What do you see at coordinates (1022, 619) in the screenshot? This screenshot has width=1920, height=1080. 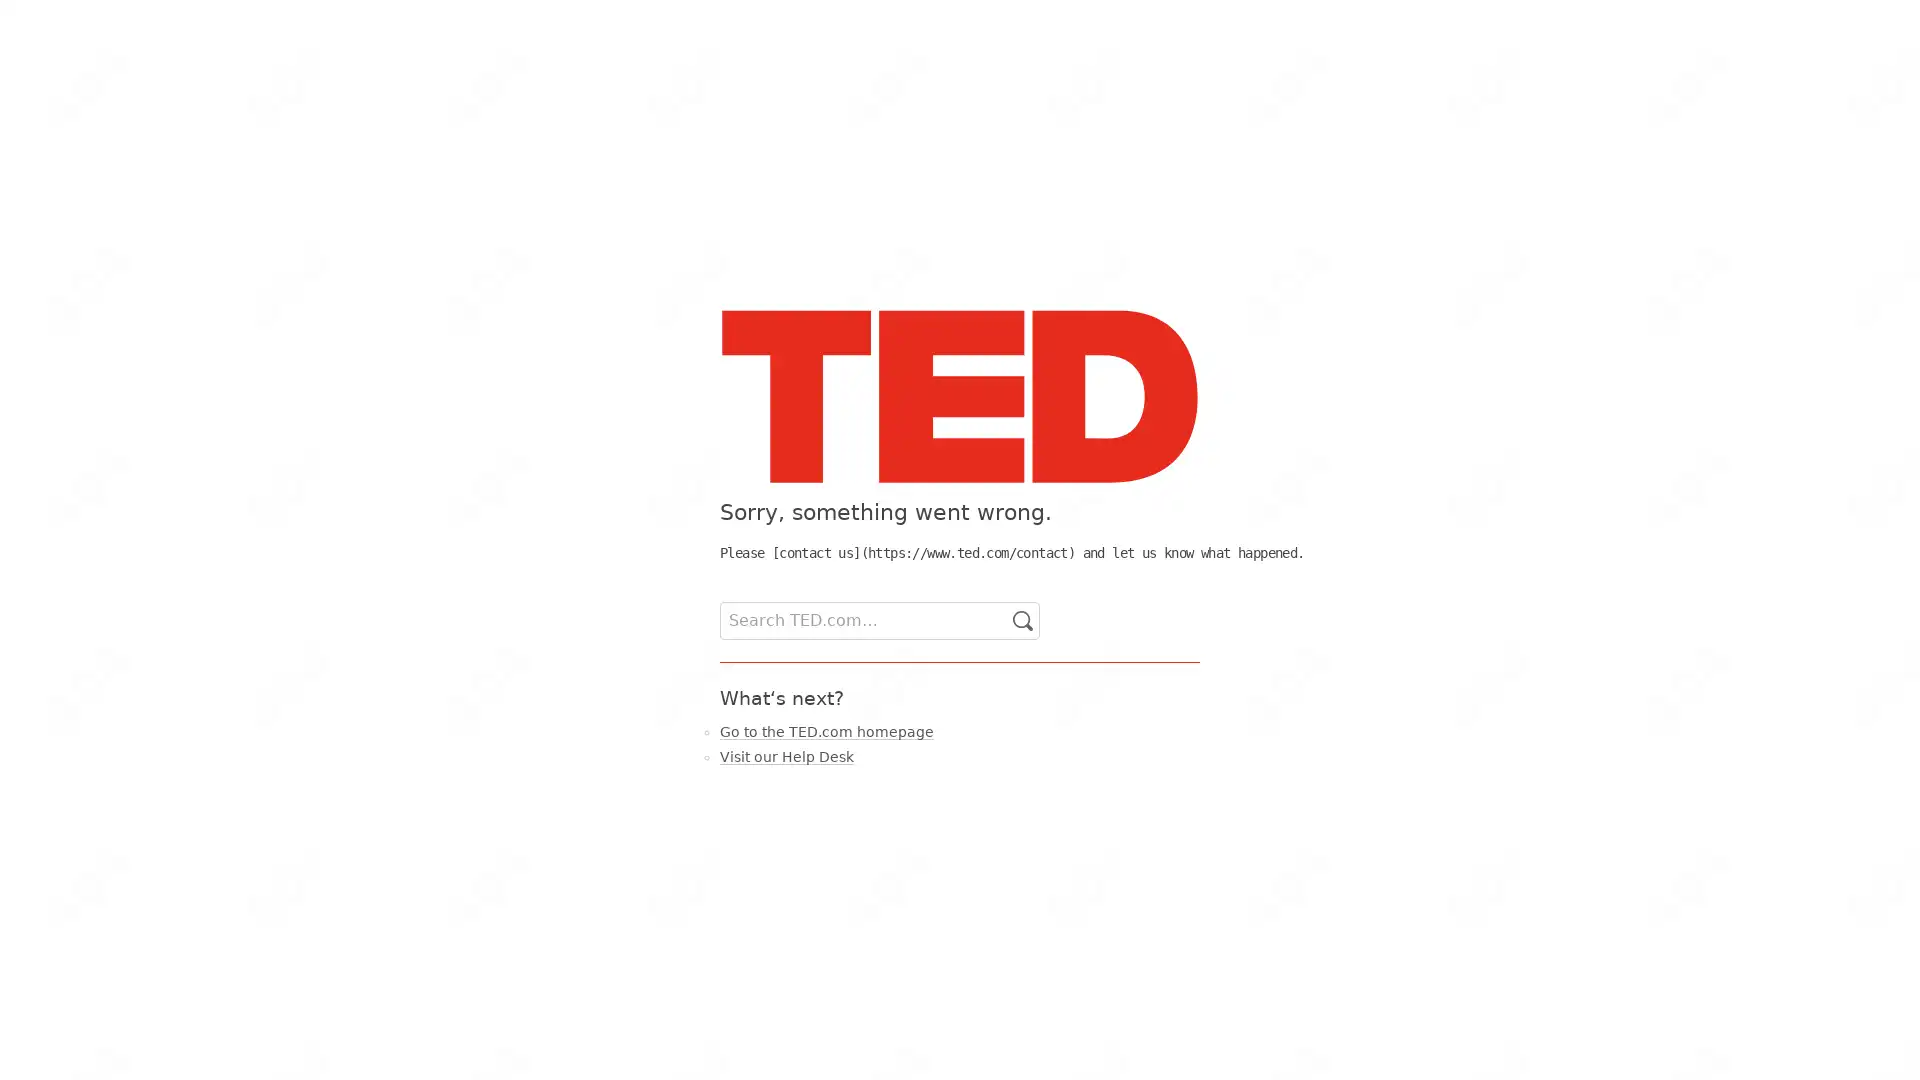 I see `Go` at bounding box center [1022, 619].